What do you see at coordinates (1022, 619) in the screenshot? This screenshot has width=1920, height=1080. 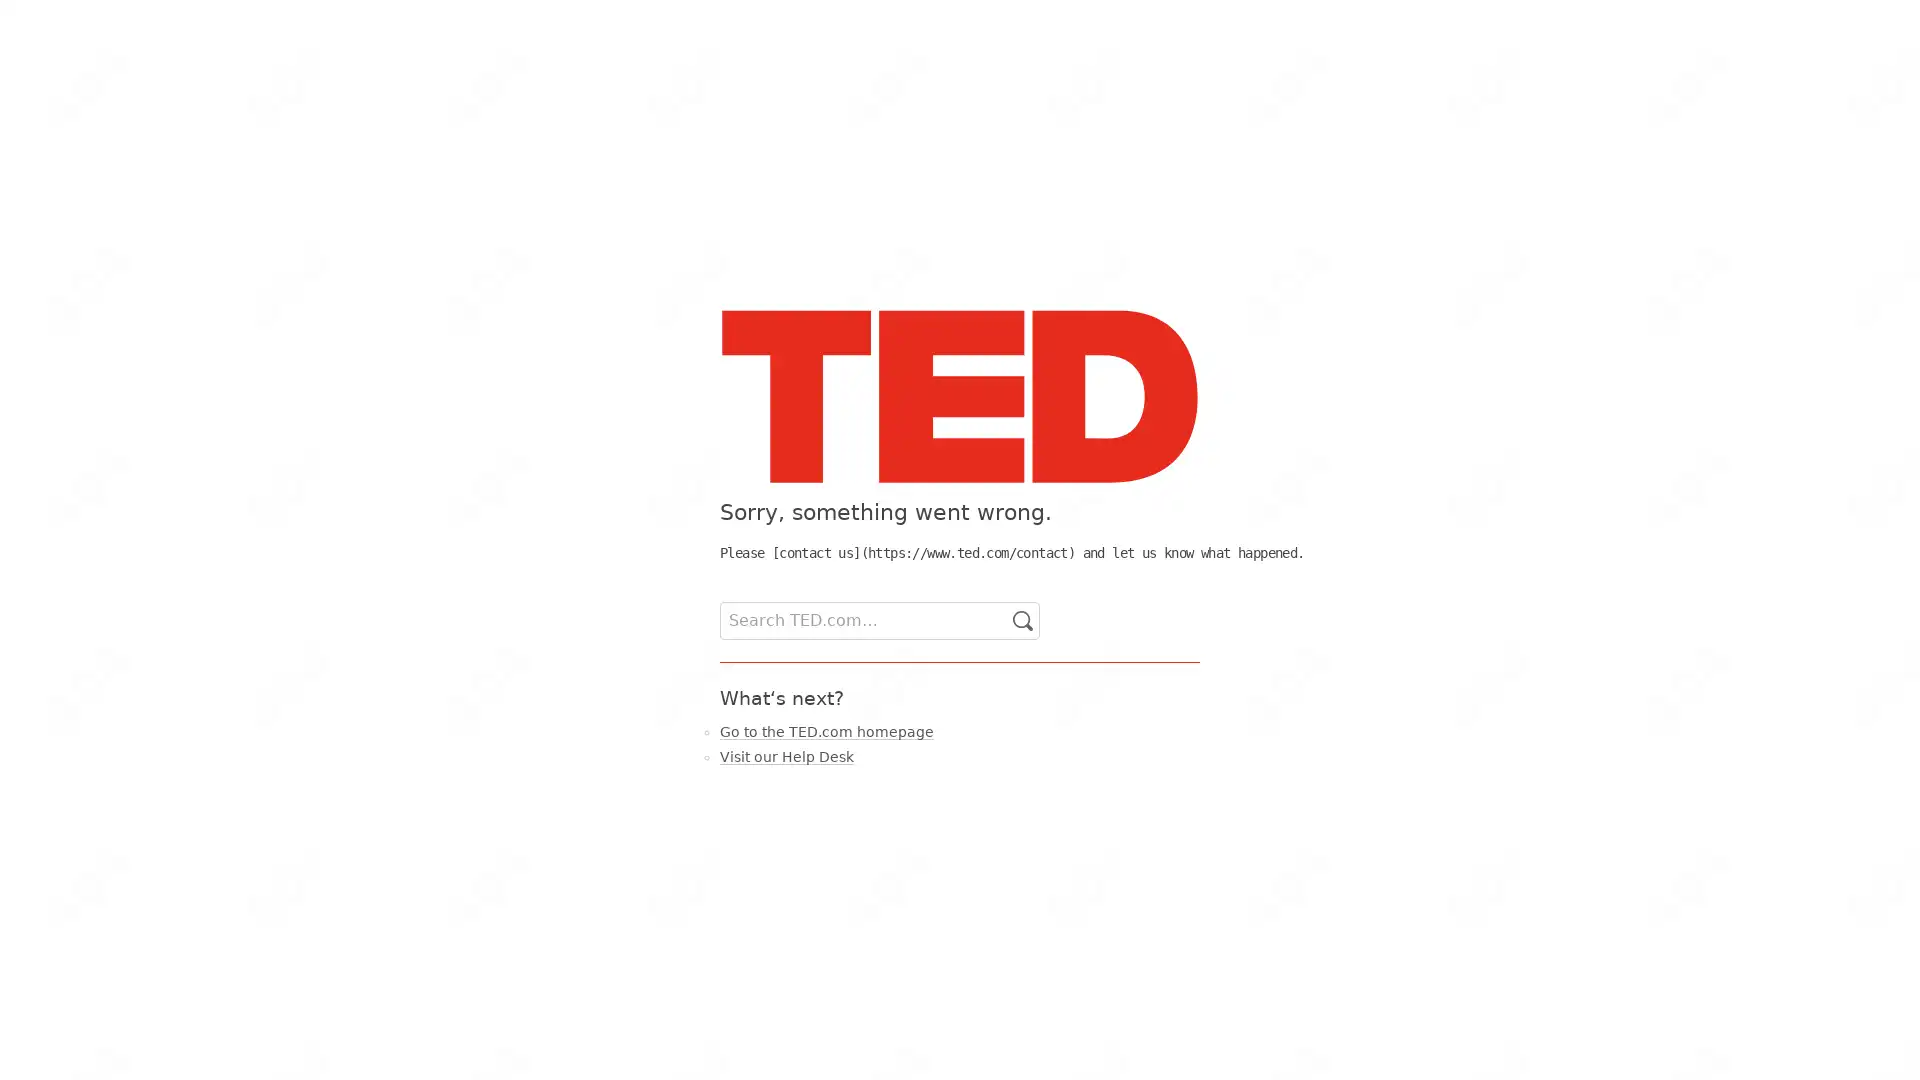 I see `Go` at bounding box center [1022, 619].